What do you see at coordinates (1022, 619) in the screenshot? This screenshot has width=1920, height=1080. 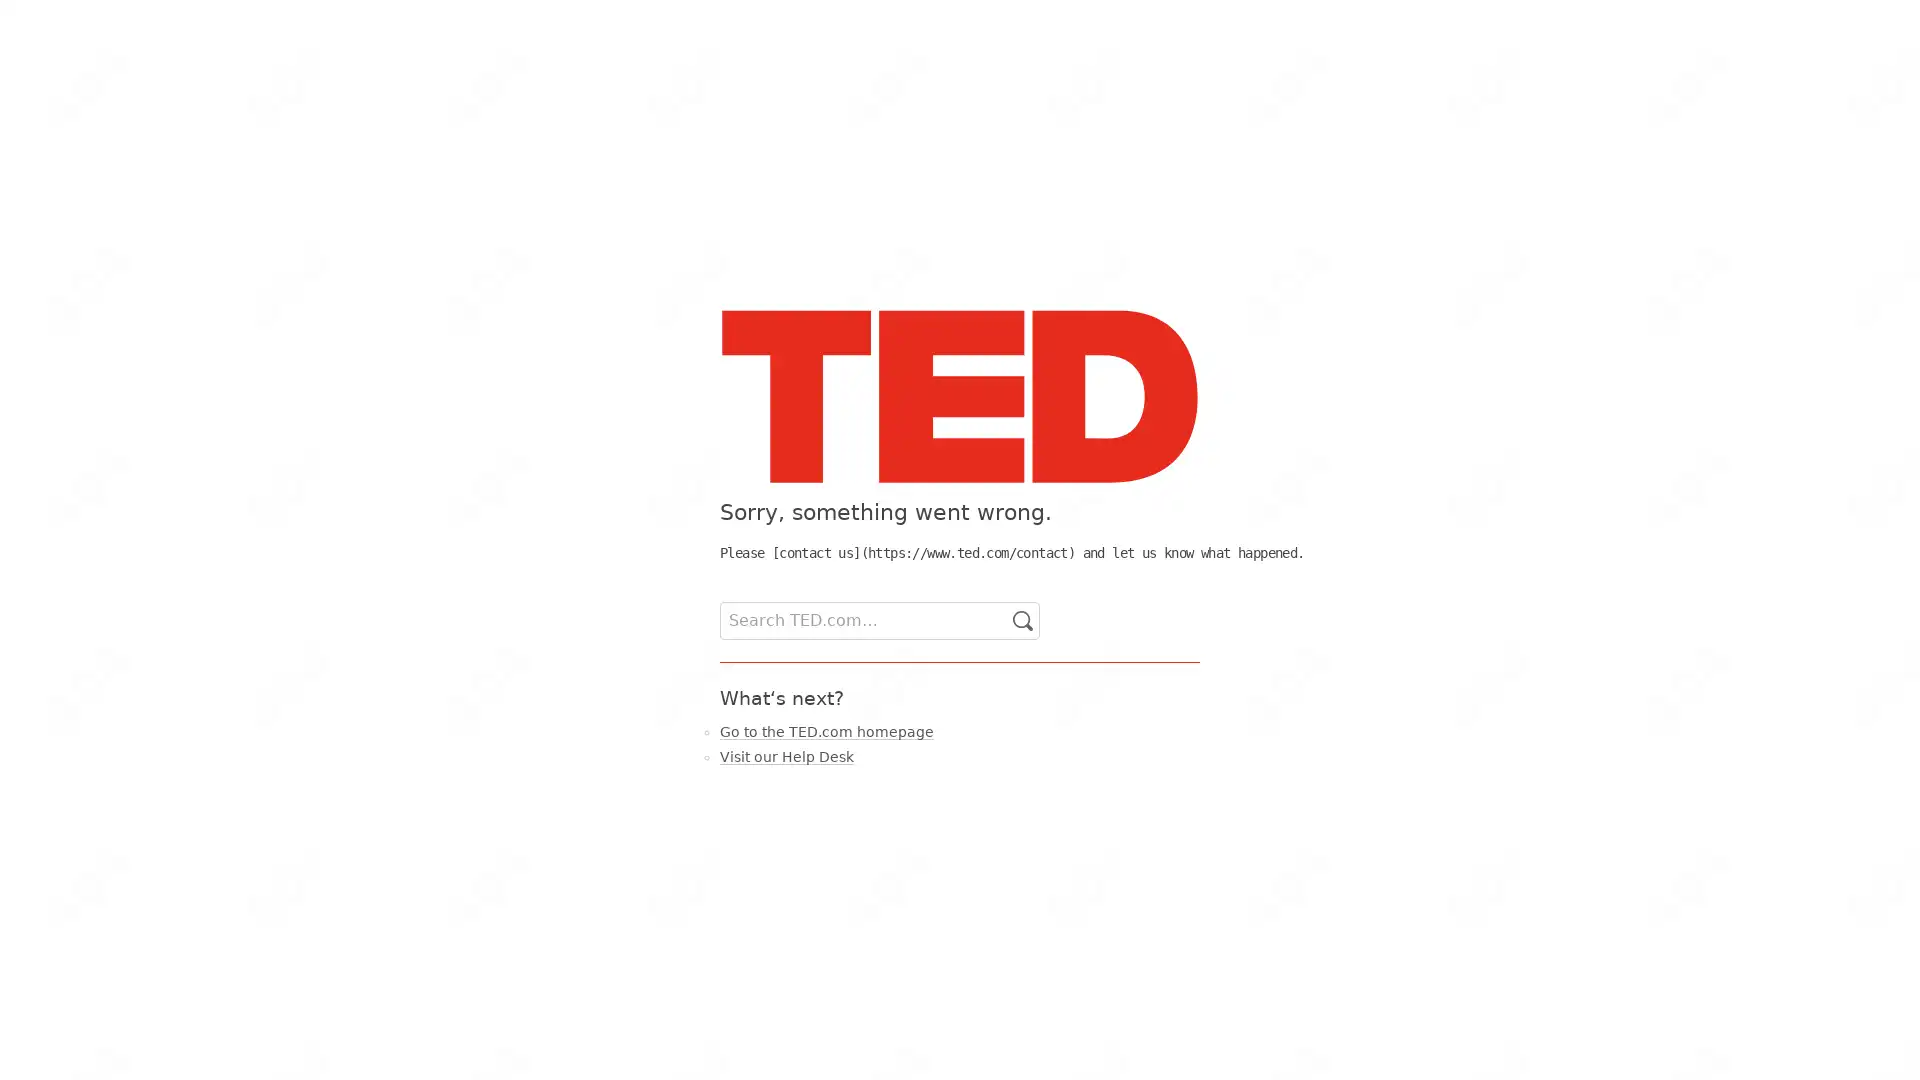 I see `Go` at bounding box center [1022, 619].